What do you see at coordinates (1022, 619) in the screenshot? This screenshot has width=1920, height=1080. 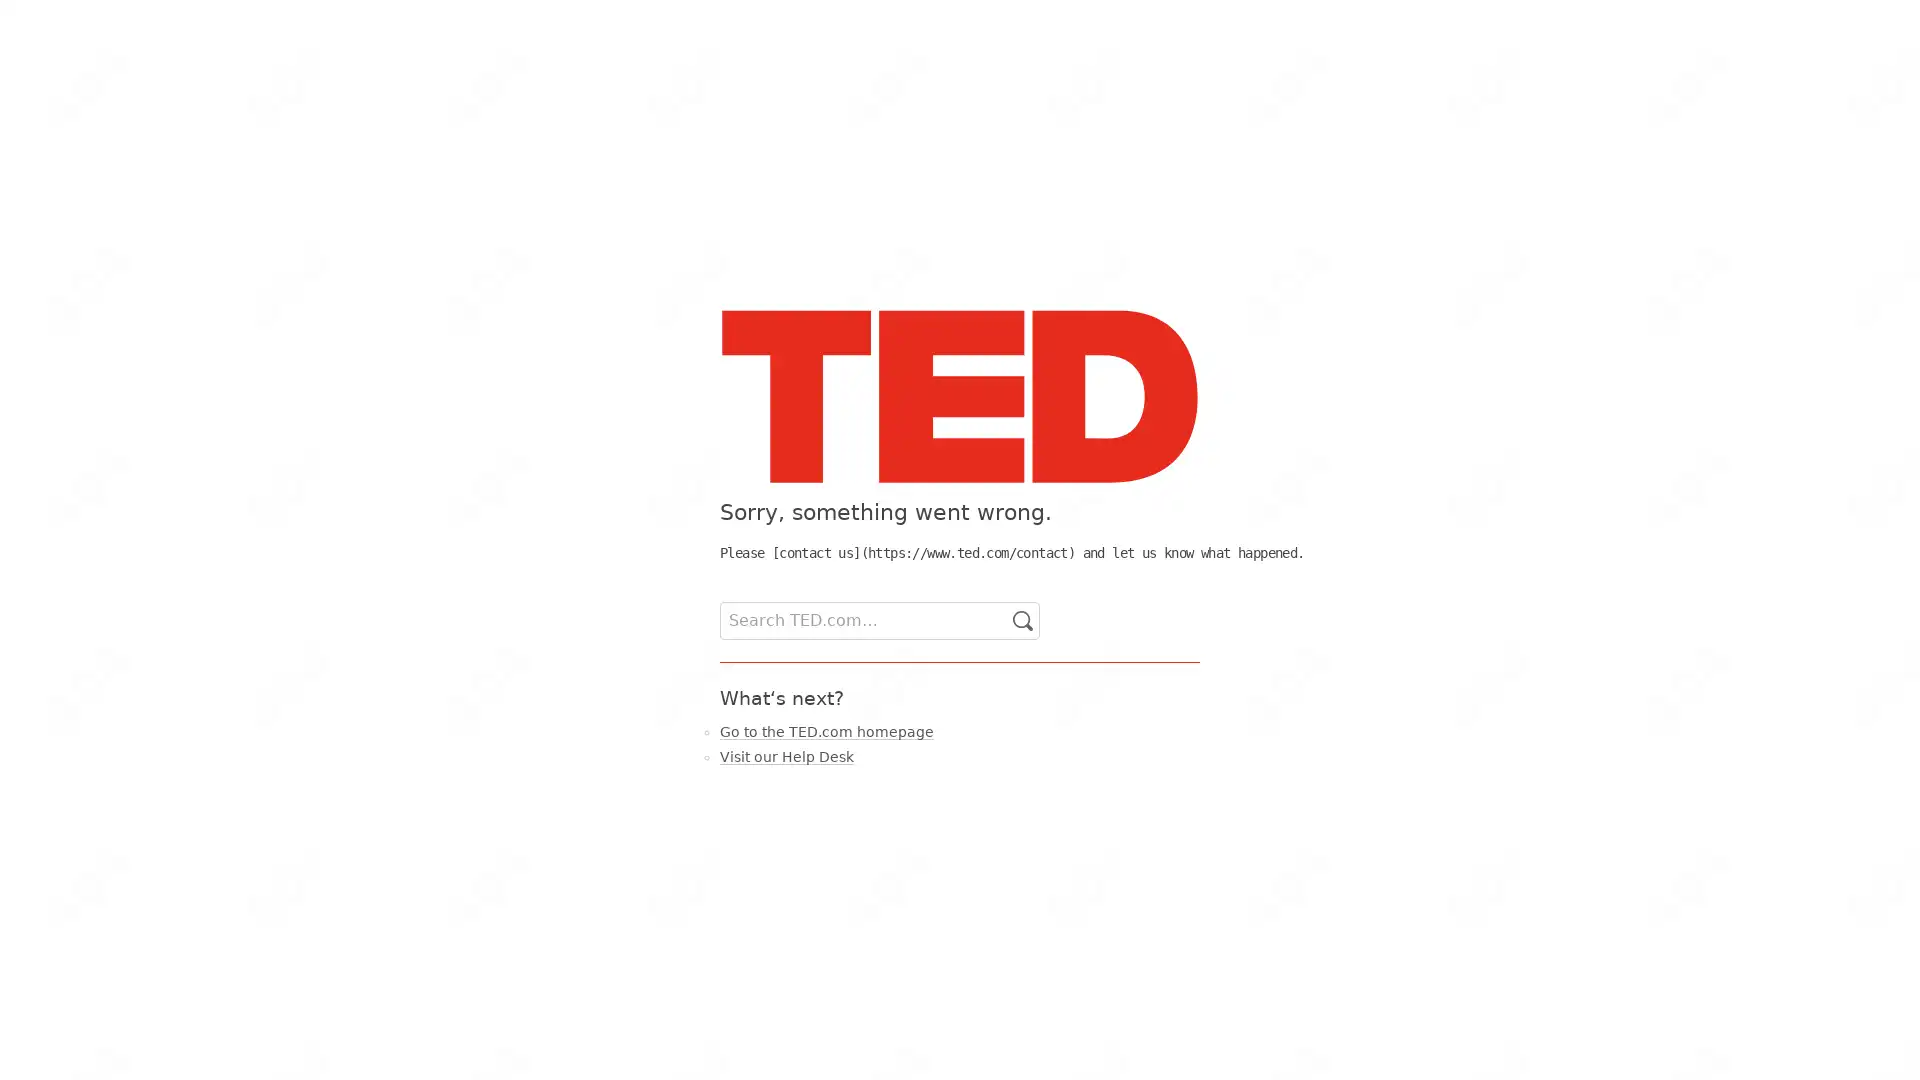 I see `Go` at bounding box center [1022, 619].